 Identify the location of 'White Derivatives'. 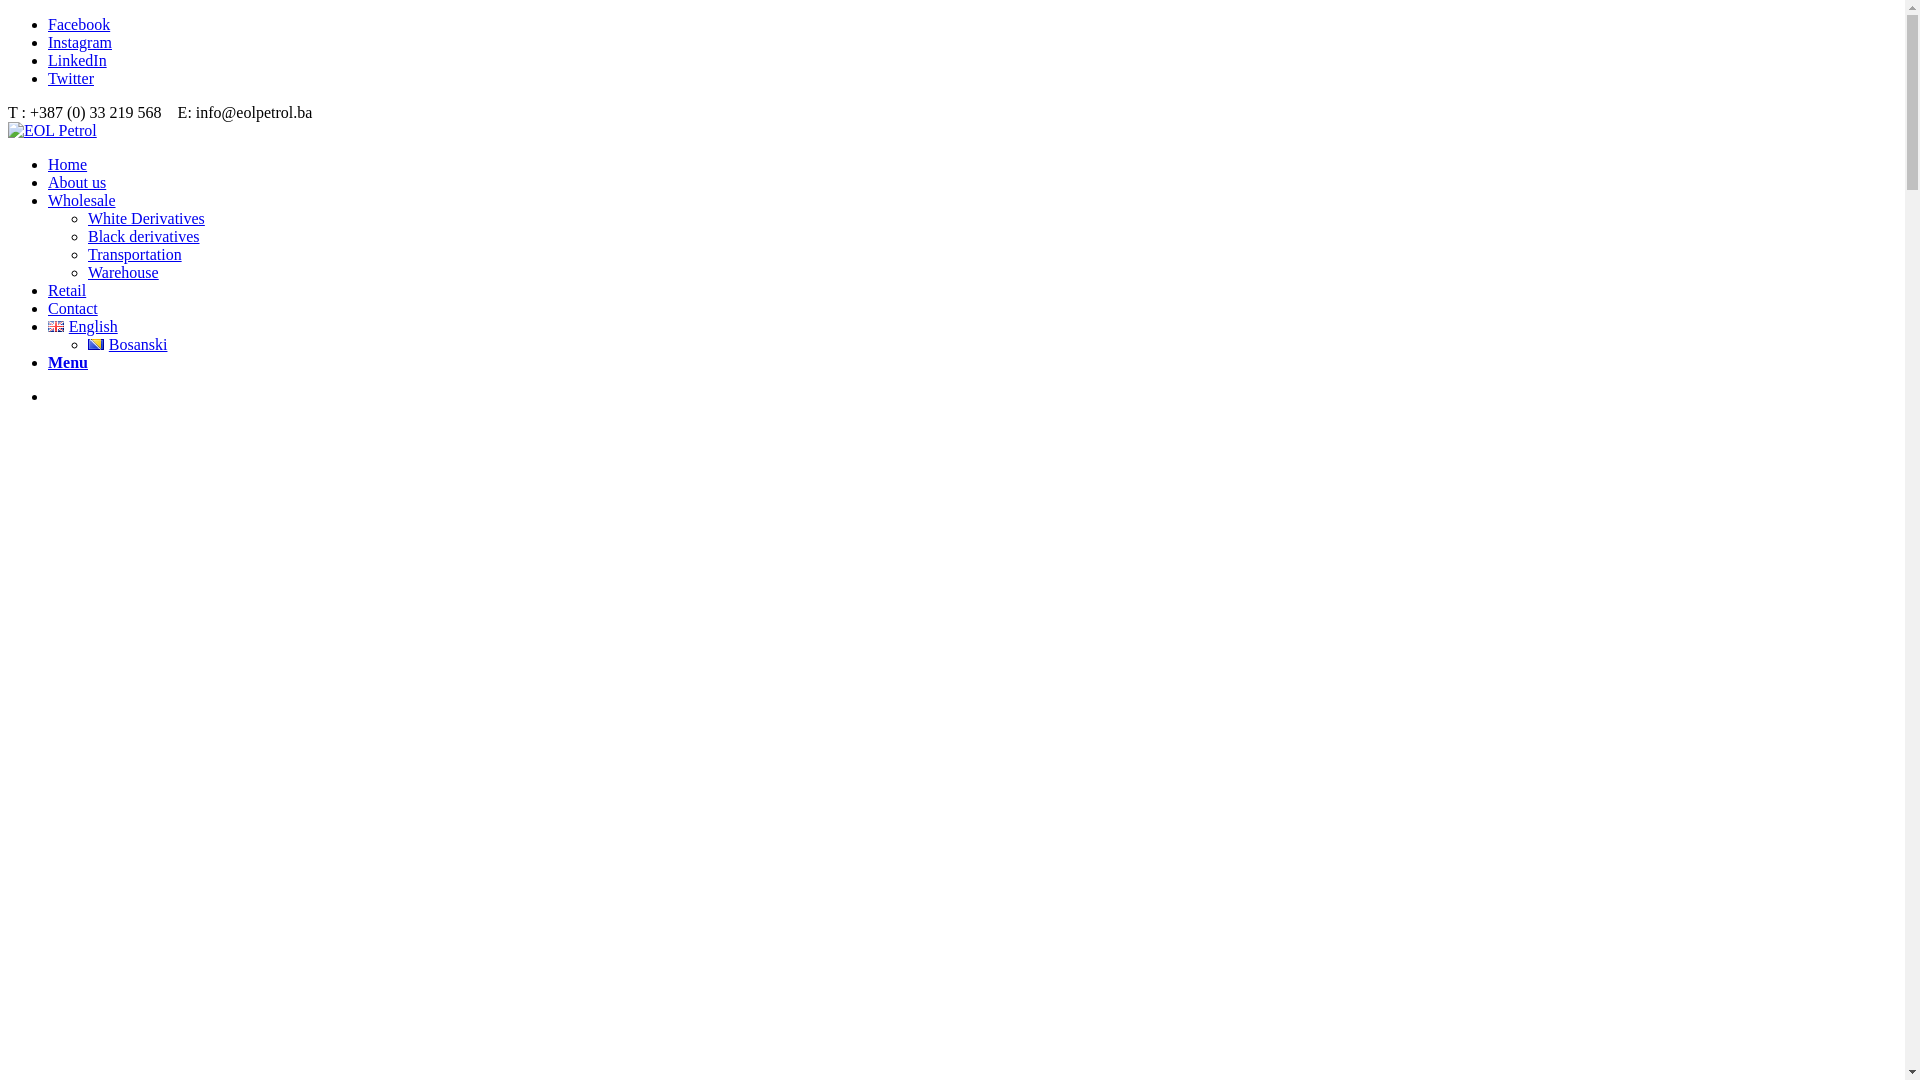
(145, 218).